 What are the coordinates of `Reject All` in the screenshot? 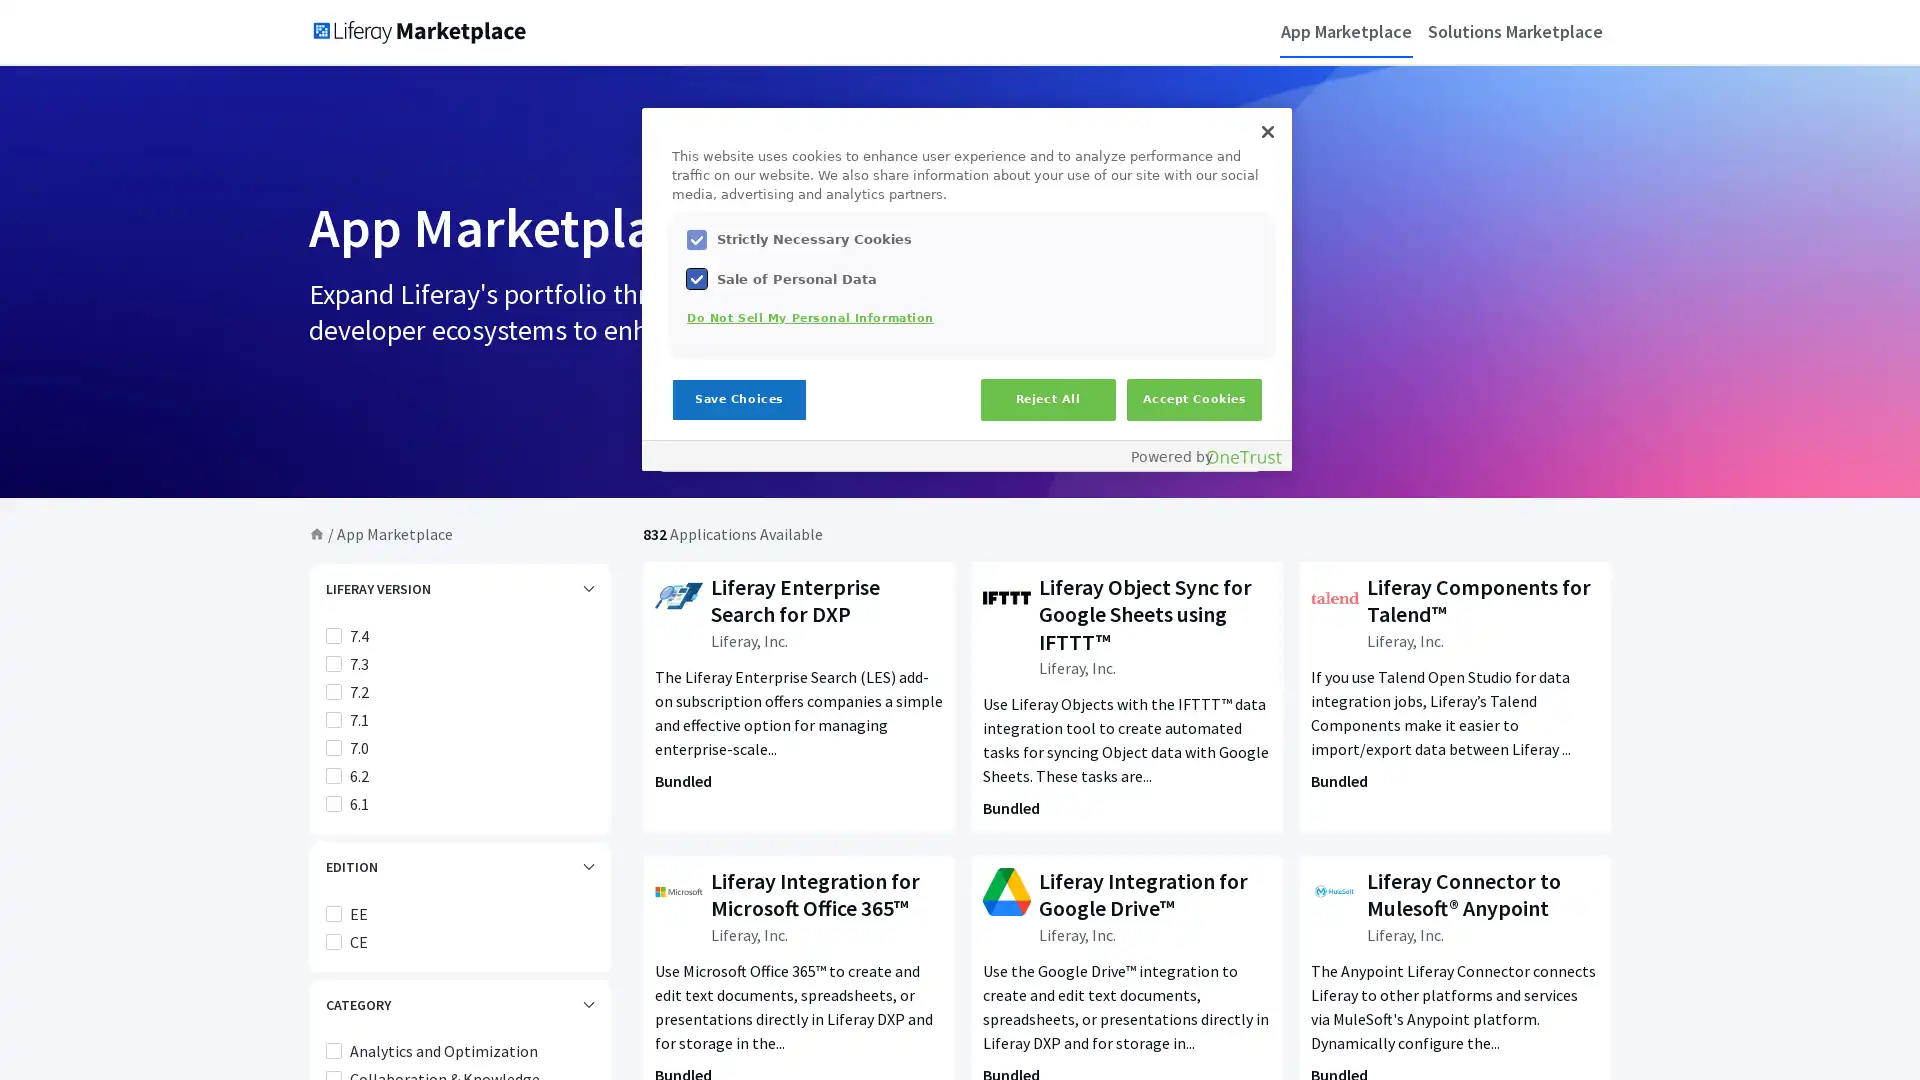 It's located at (1046, 398).